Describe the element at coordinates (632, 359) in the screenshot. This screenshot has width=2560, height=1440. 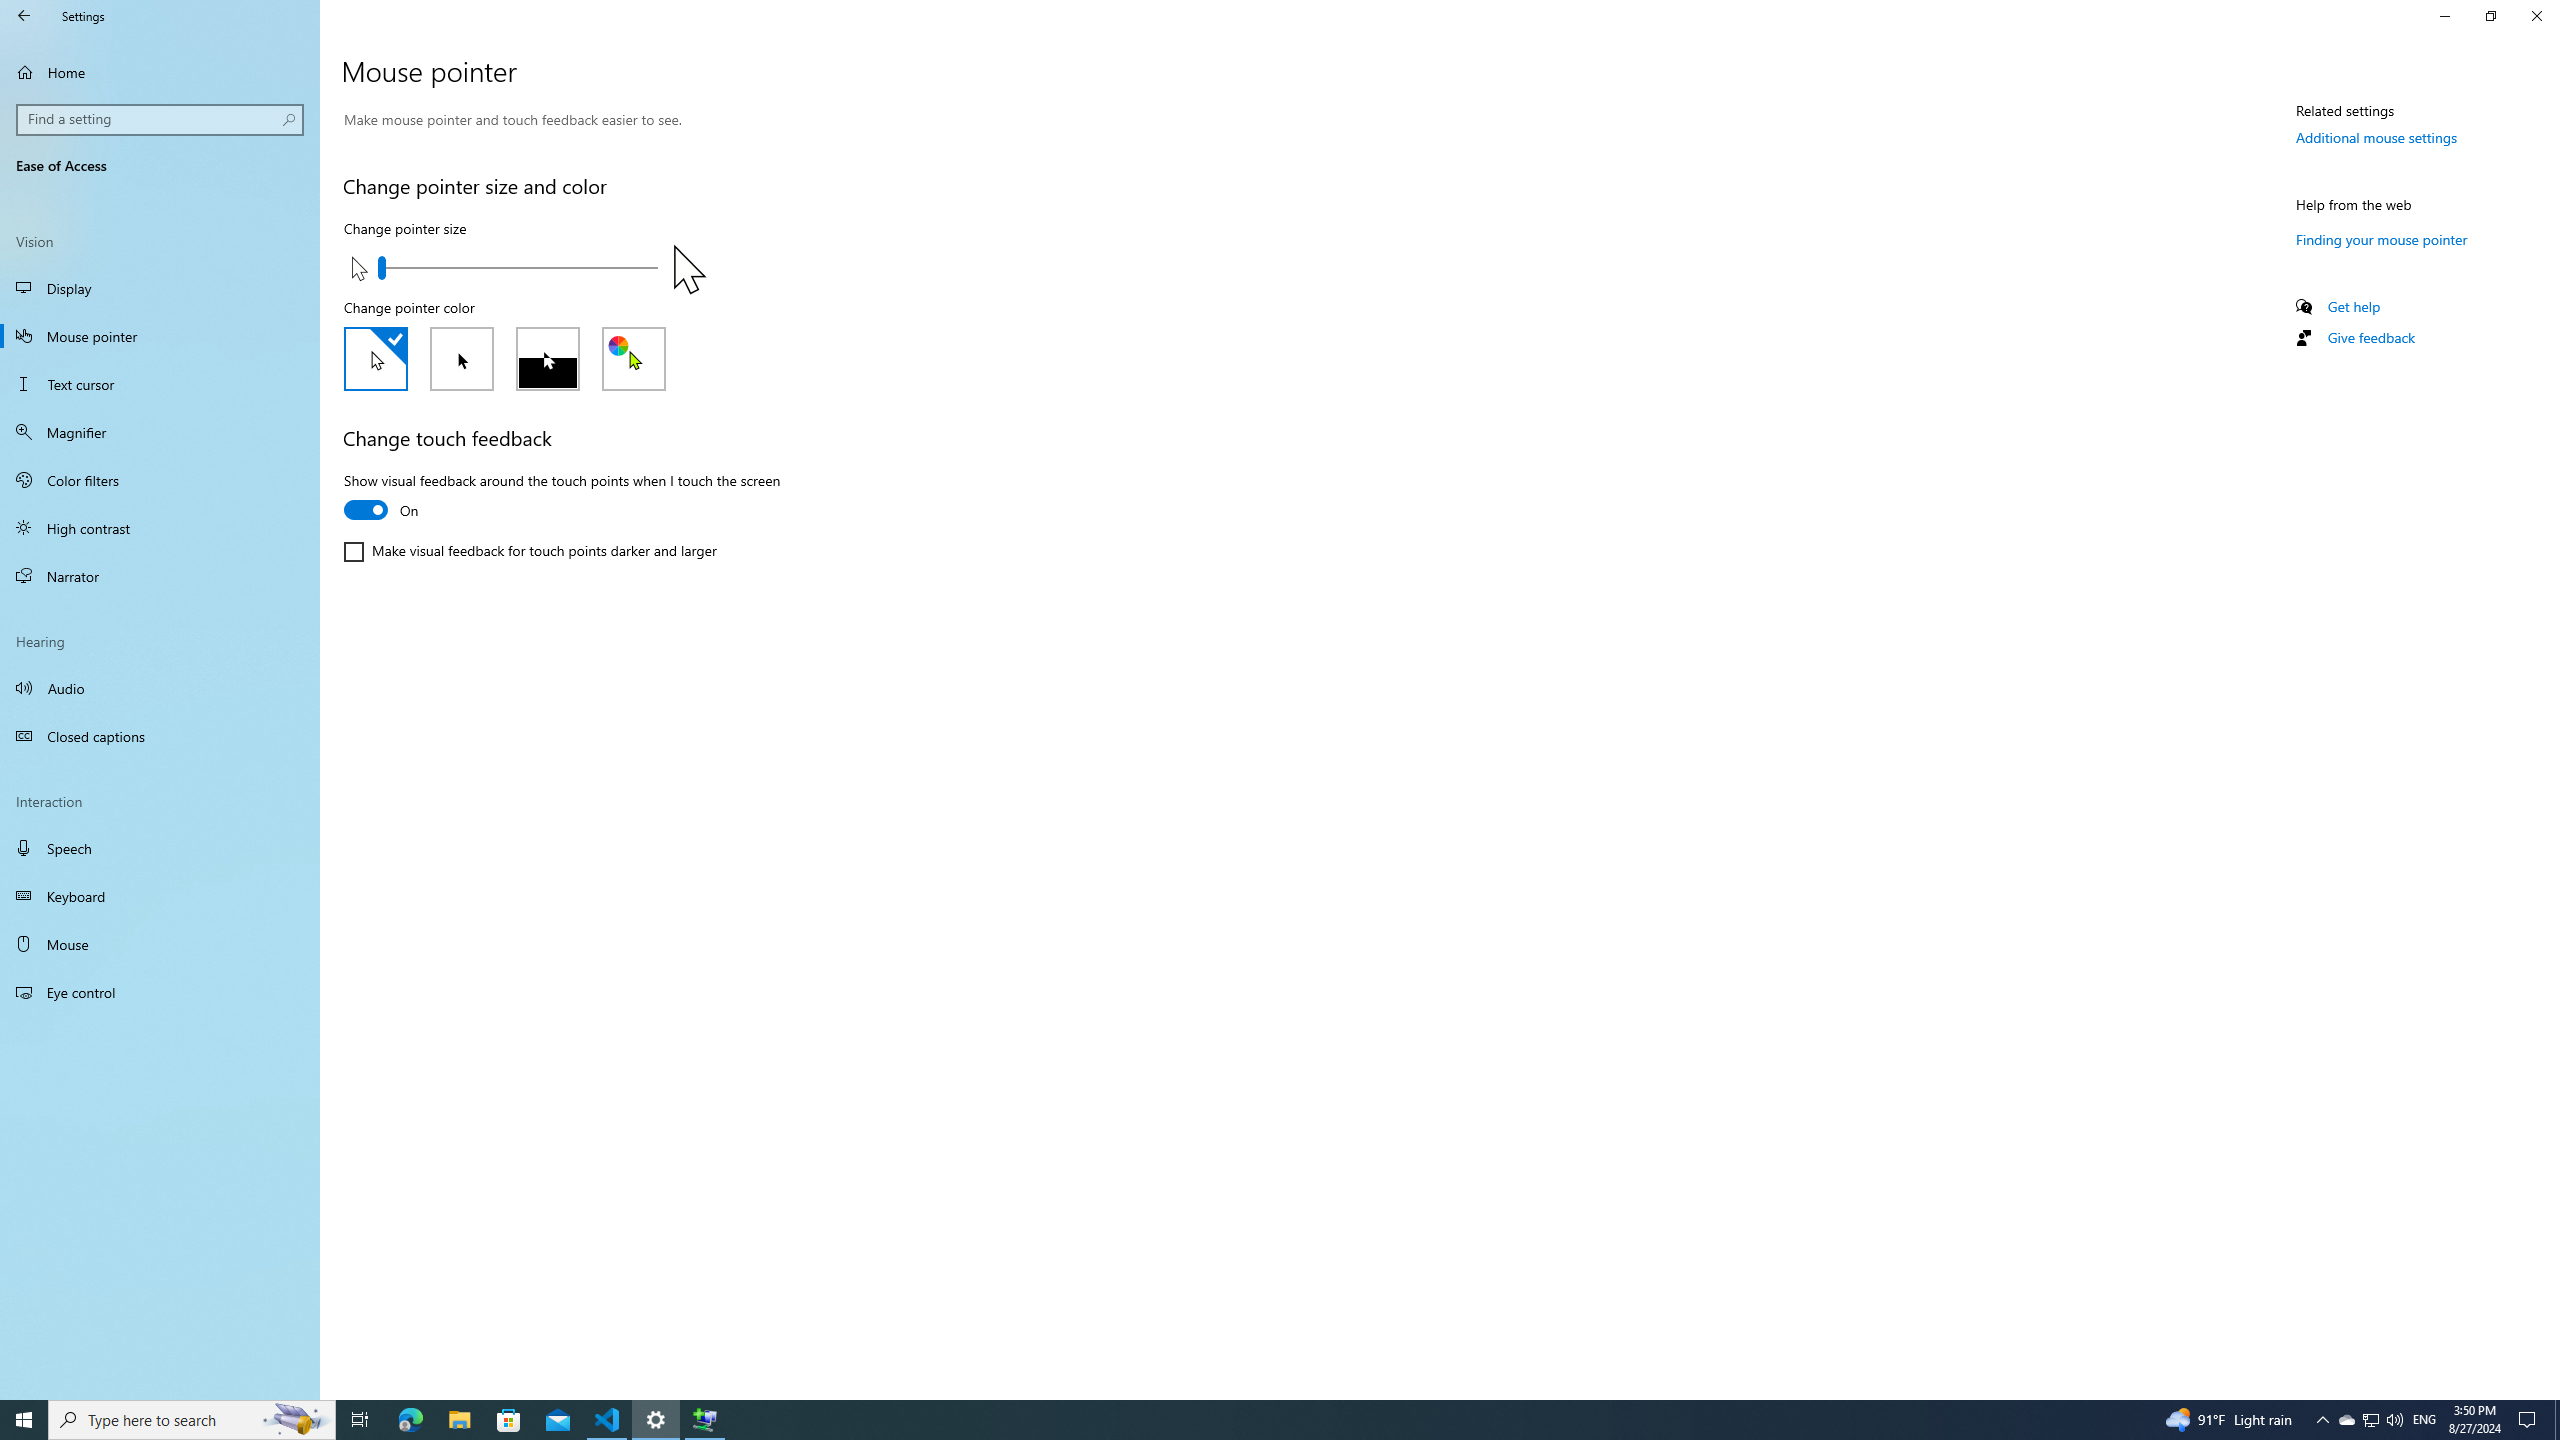
I see `'Custom'` at that location.